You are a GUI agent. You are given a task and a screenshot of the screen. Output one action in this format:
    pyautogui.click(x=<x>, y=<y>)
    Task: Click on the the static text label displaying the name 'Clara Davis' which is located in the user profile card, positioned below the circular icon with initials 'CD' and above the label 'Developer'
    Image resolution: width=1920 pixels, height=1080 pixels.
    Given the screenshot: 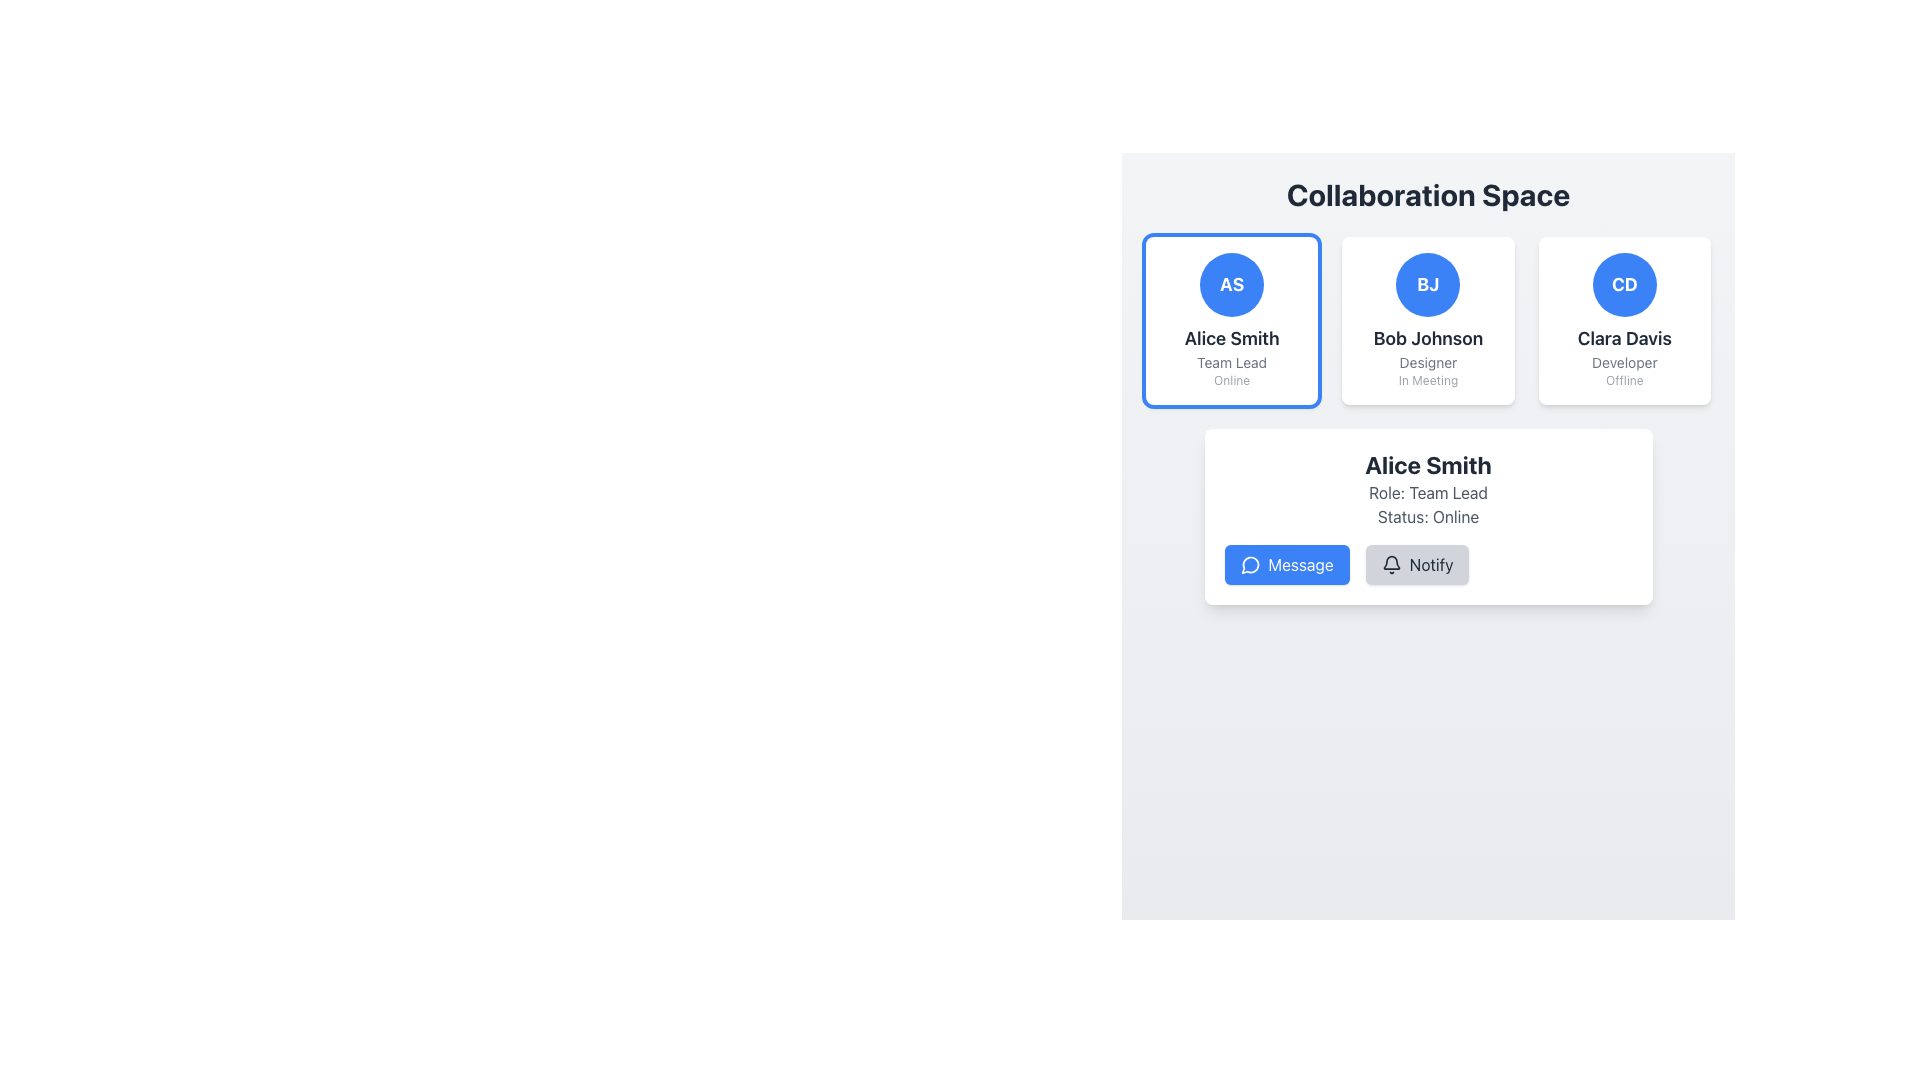 What is the action you would take?
    pyautogui.click(x=1624, y=338)
    